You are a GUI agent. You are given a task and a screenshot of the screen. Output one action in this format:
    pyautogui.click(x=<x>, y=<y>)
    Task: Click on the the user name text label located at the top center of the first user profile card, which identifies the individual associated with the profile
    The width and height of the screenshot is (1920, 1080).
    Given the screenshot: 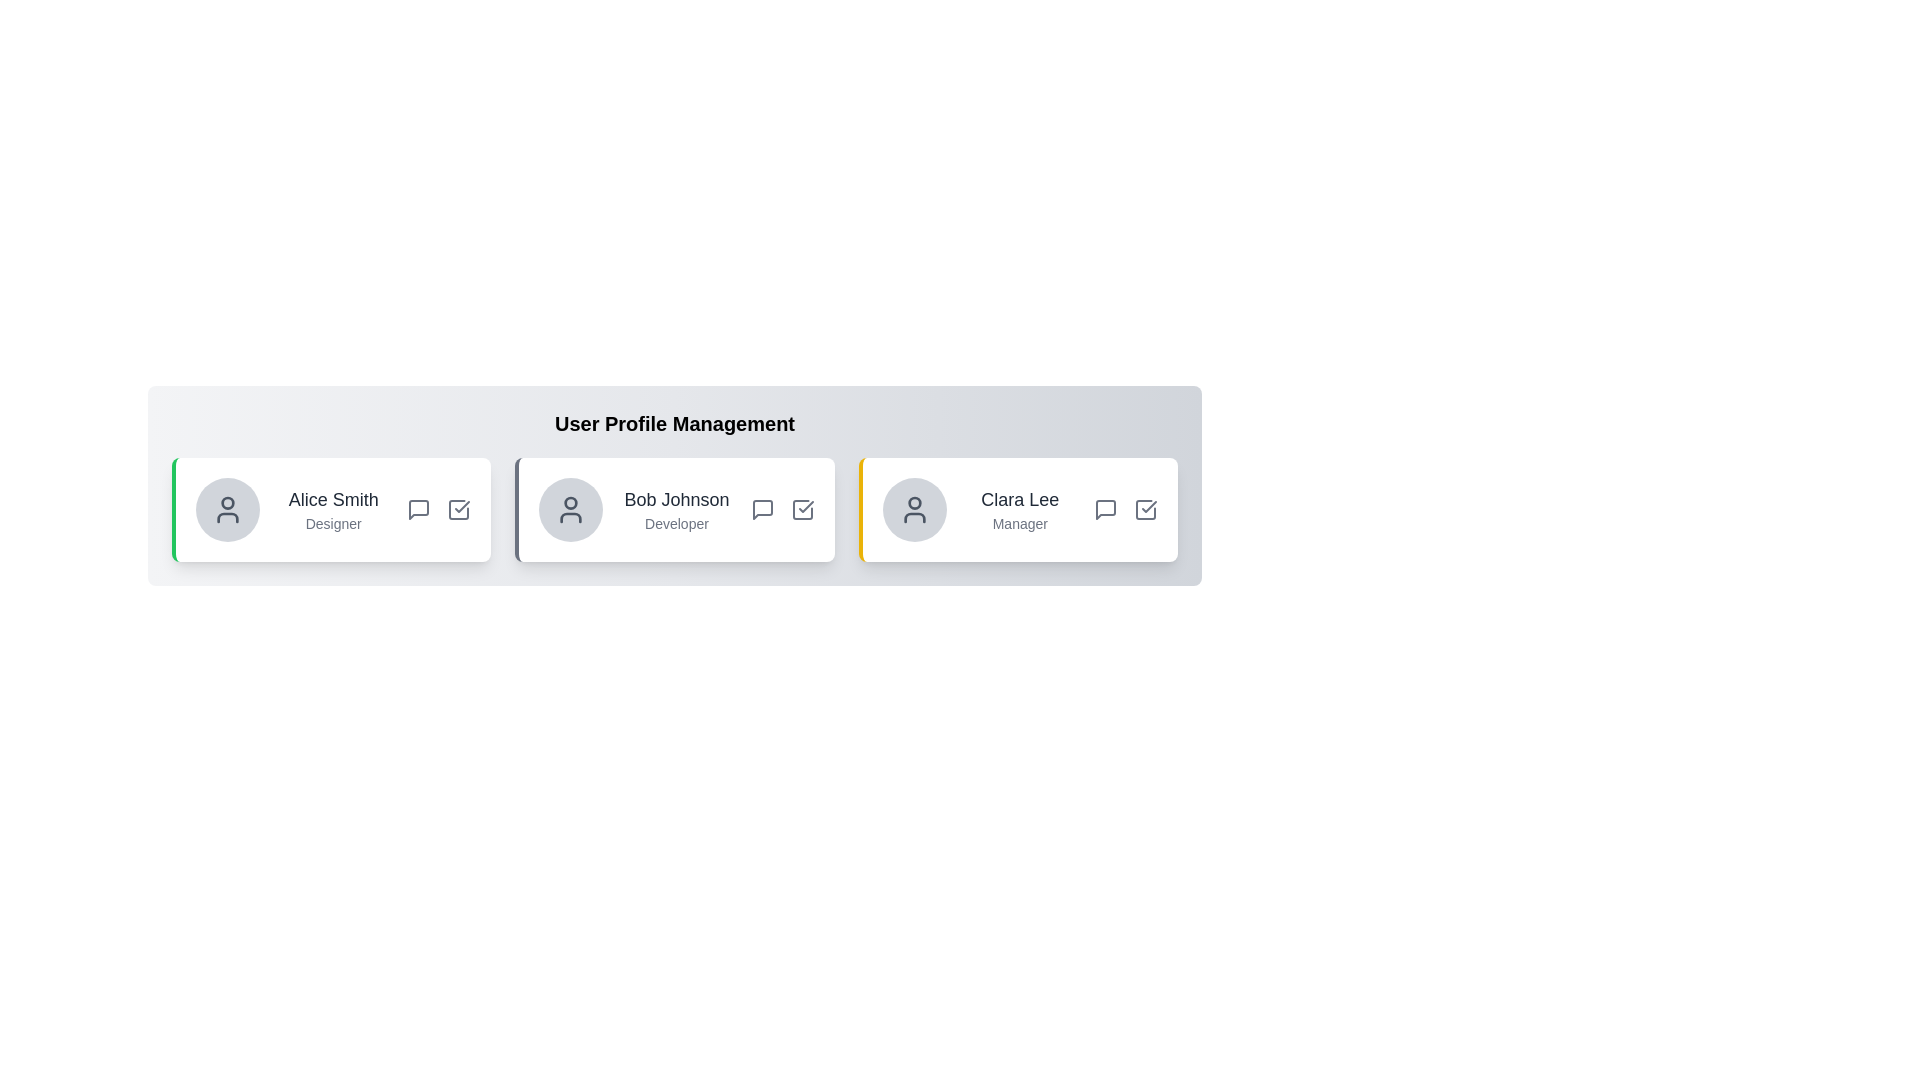 What is the action you would take?
    pyautogui.click(x=333, y=499)
    